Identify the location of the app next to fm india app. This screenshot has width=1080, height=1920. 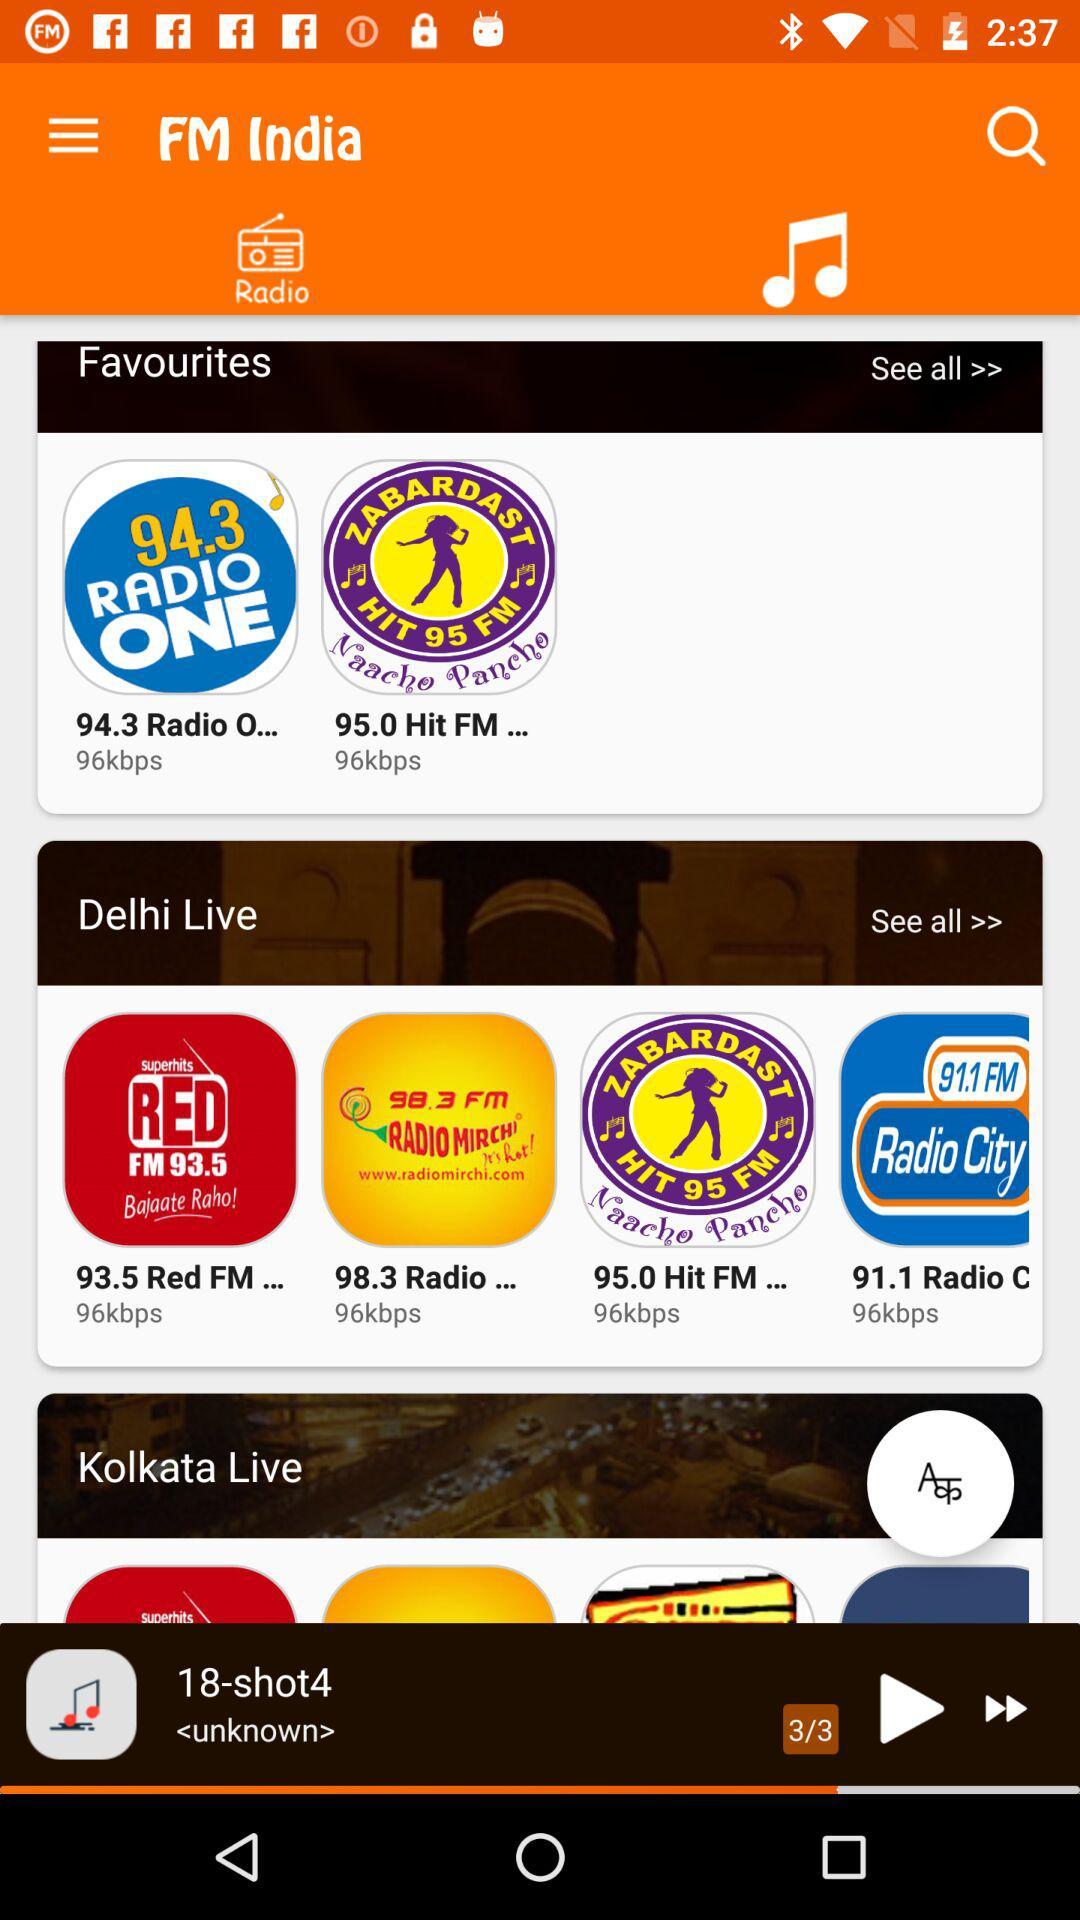
(72, 130).